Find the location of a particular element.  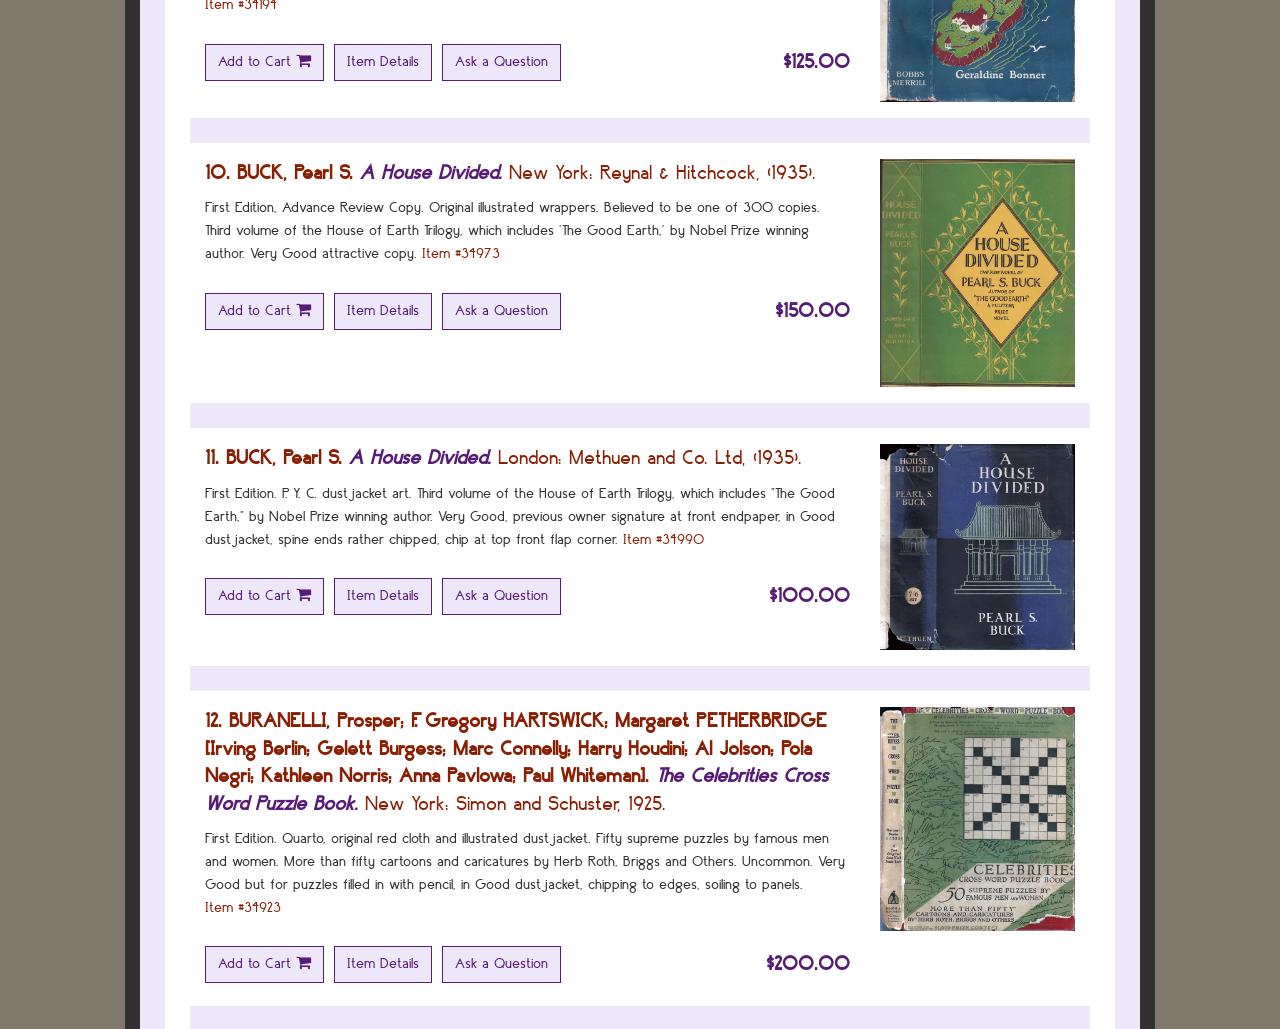

'Methuen and Co. Ltd,' is located at coordinates (567, 457).